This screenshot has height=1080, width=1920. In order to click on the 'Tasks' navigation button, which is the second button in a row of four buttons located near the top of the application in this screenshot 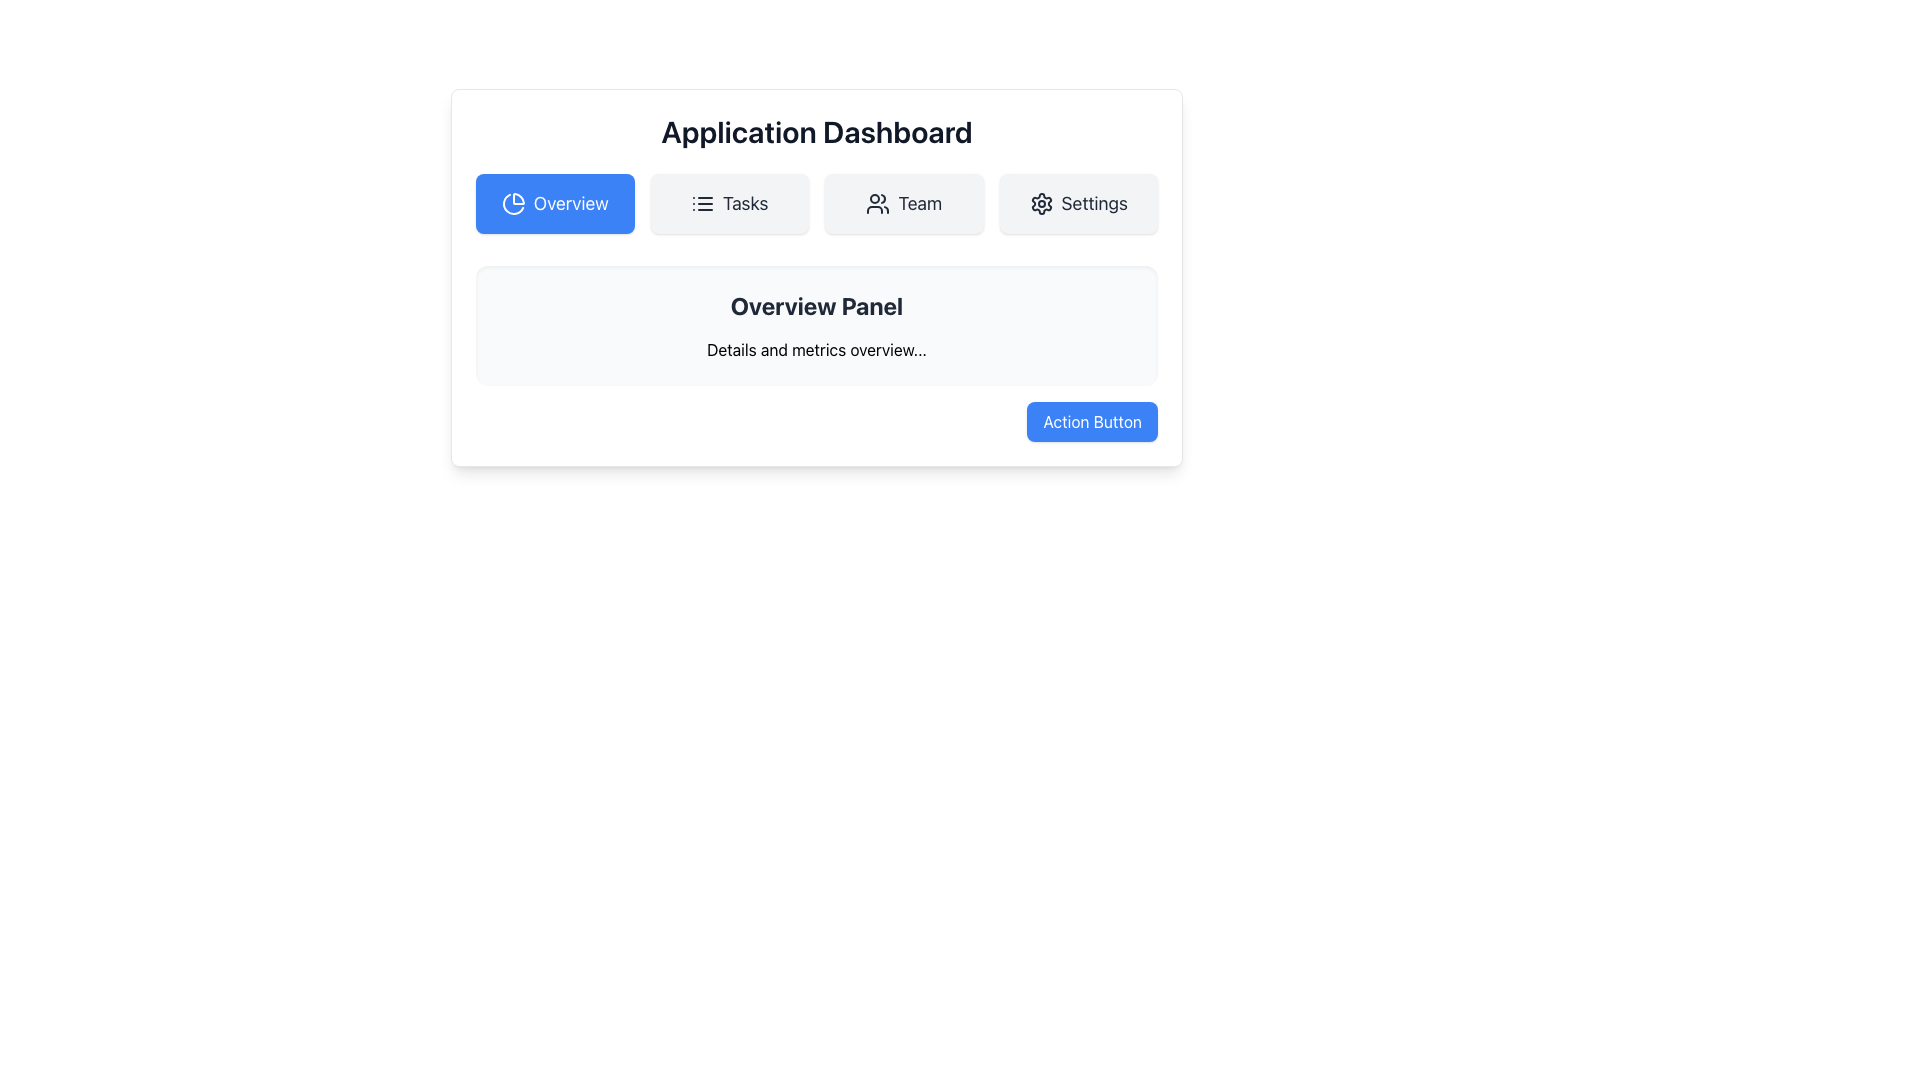, I will do `click(728, 204)`.